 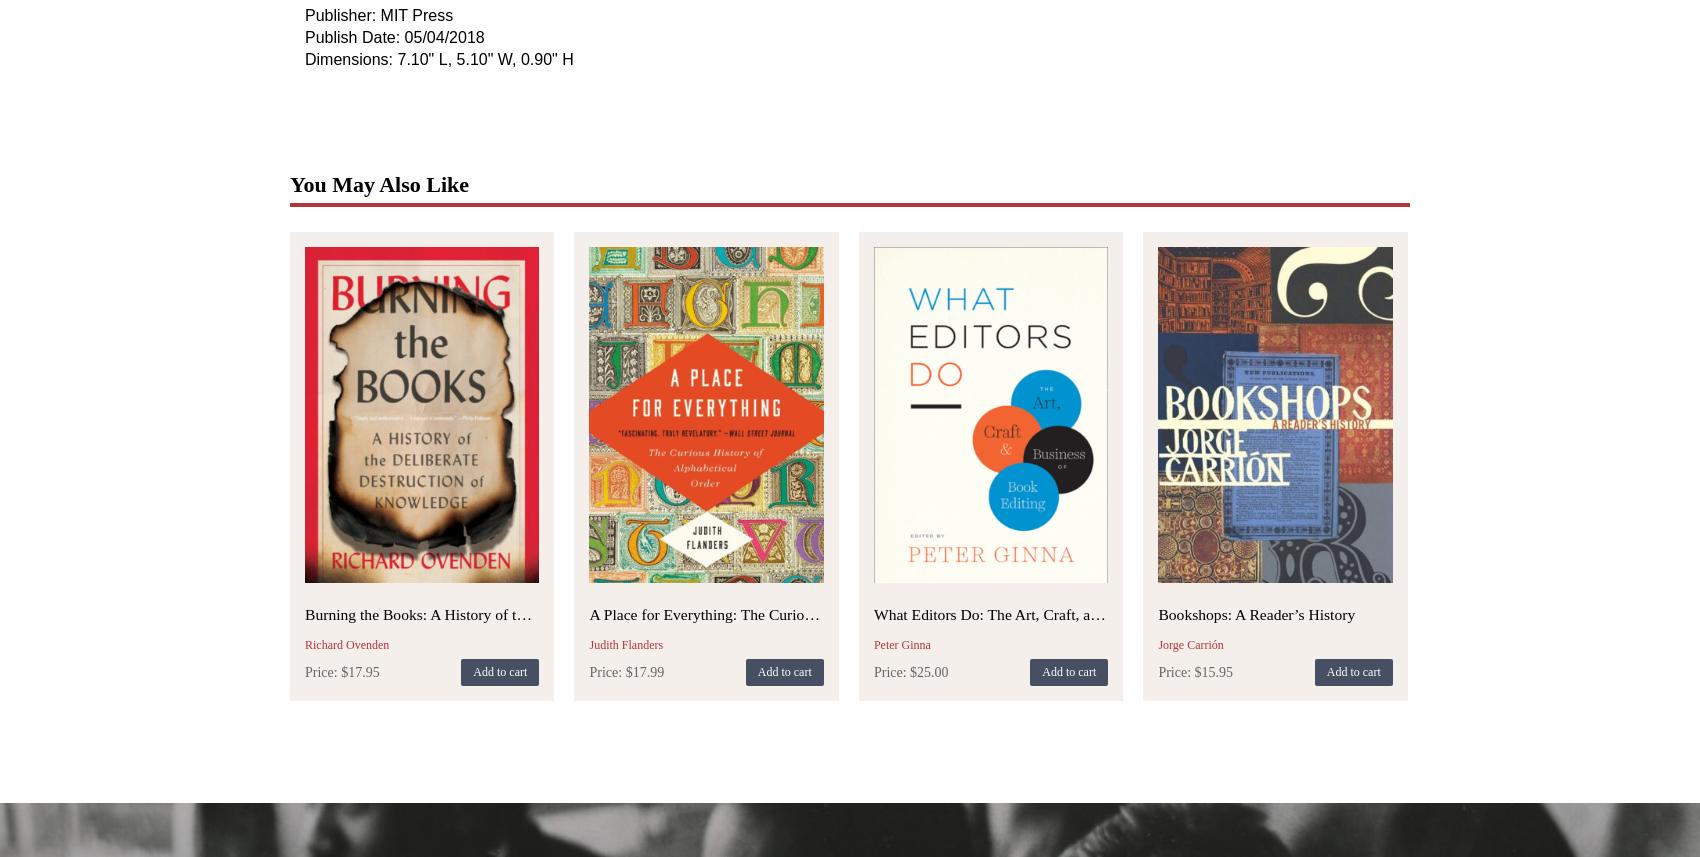 I want to click on '25.00', so click(x=932, y=671).